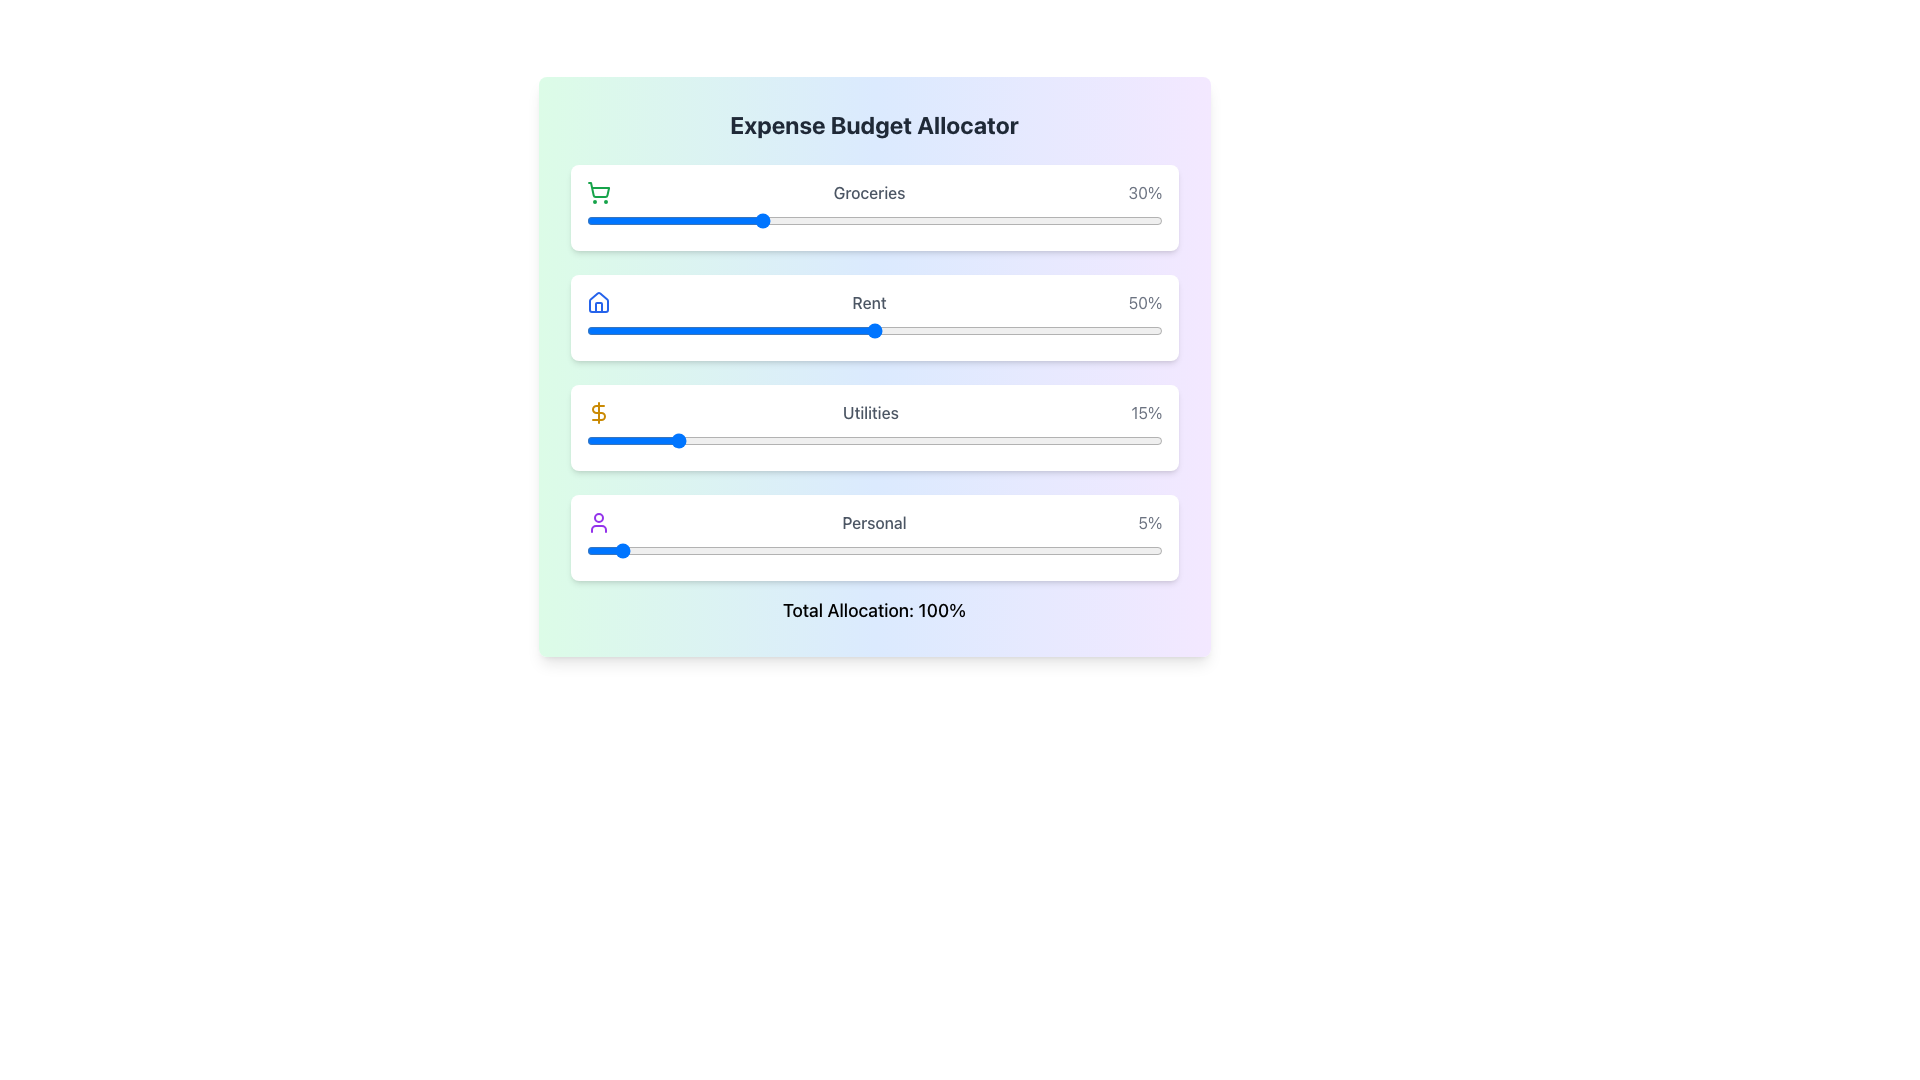 The image size is (1920, 1080). I want to click on the Labeled Budget Indicator for the 'Personal' category located in the 'Expense Budget Allocator' panel, so click(874, 522).